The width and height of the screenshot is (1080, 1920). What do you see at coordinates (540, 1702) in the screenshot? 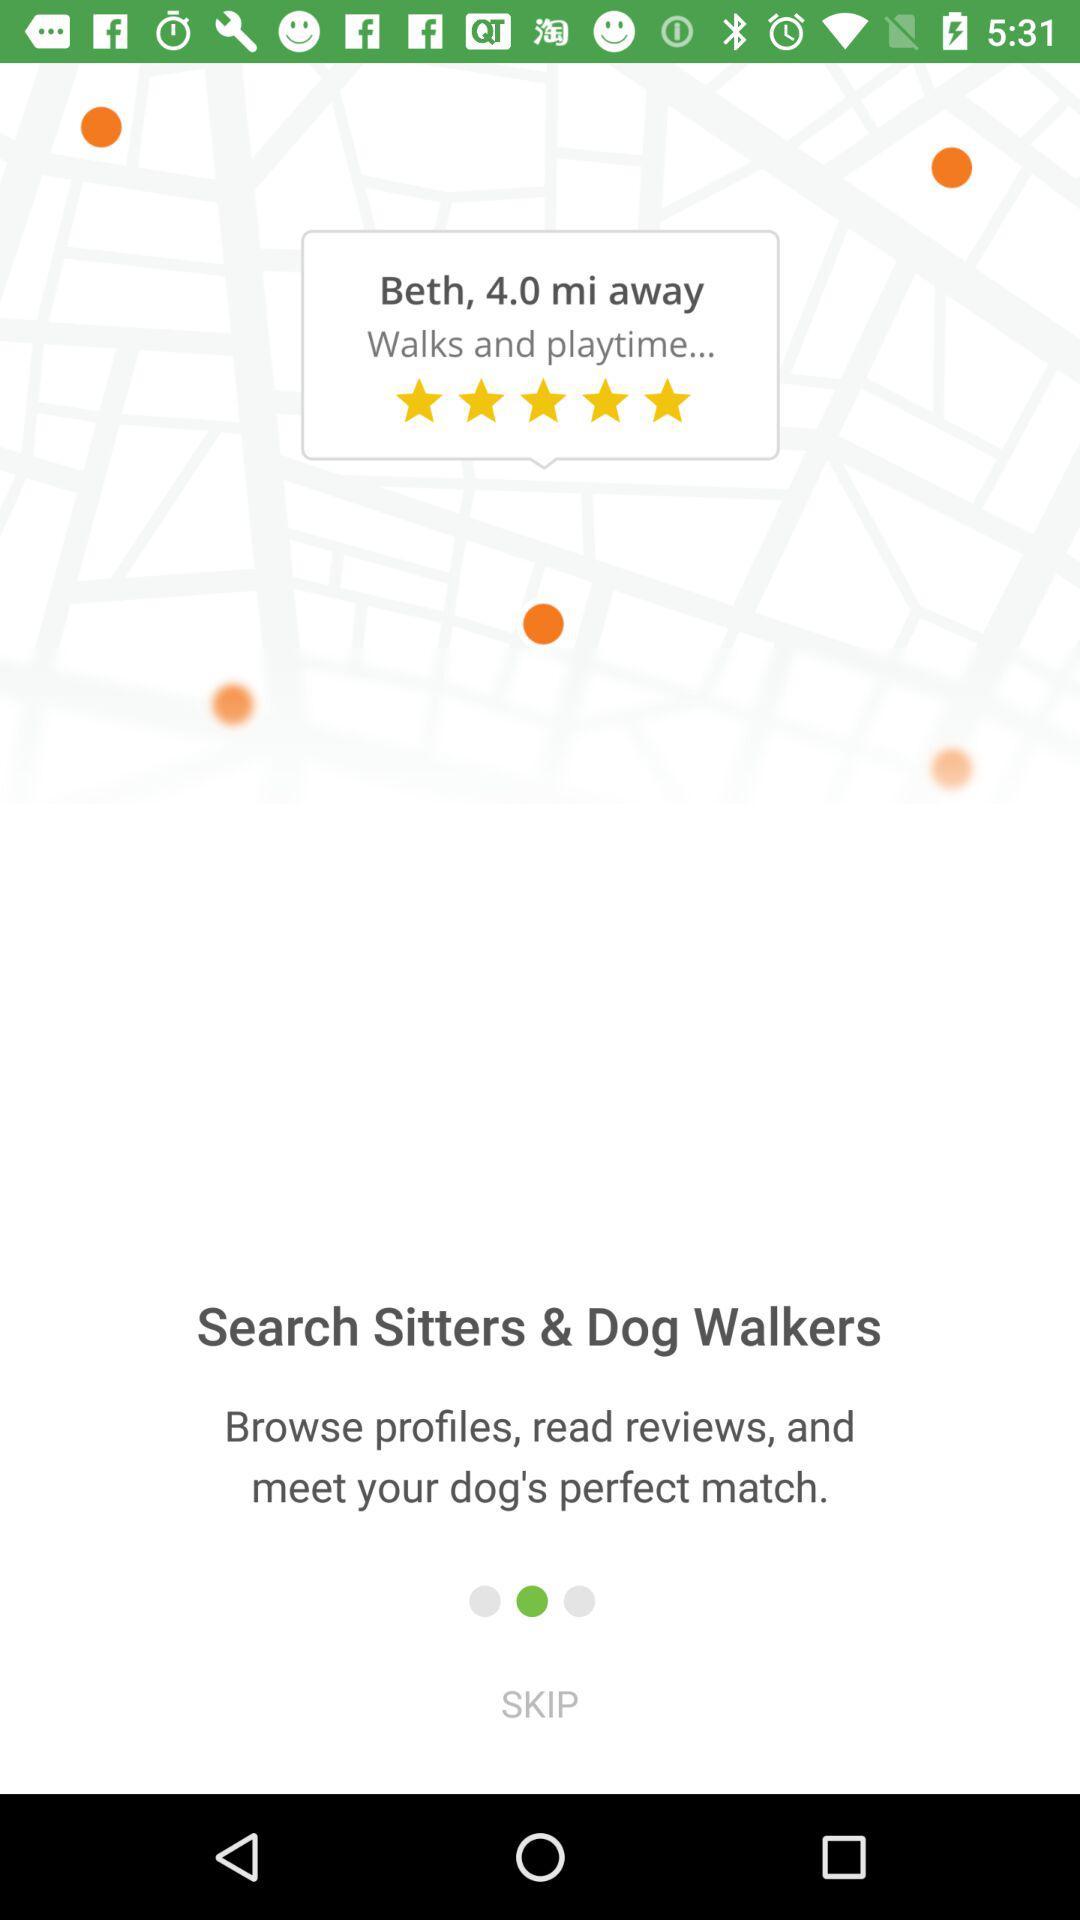
I see `skip icon` at bounding box center [540, 1702].